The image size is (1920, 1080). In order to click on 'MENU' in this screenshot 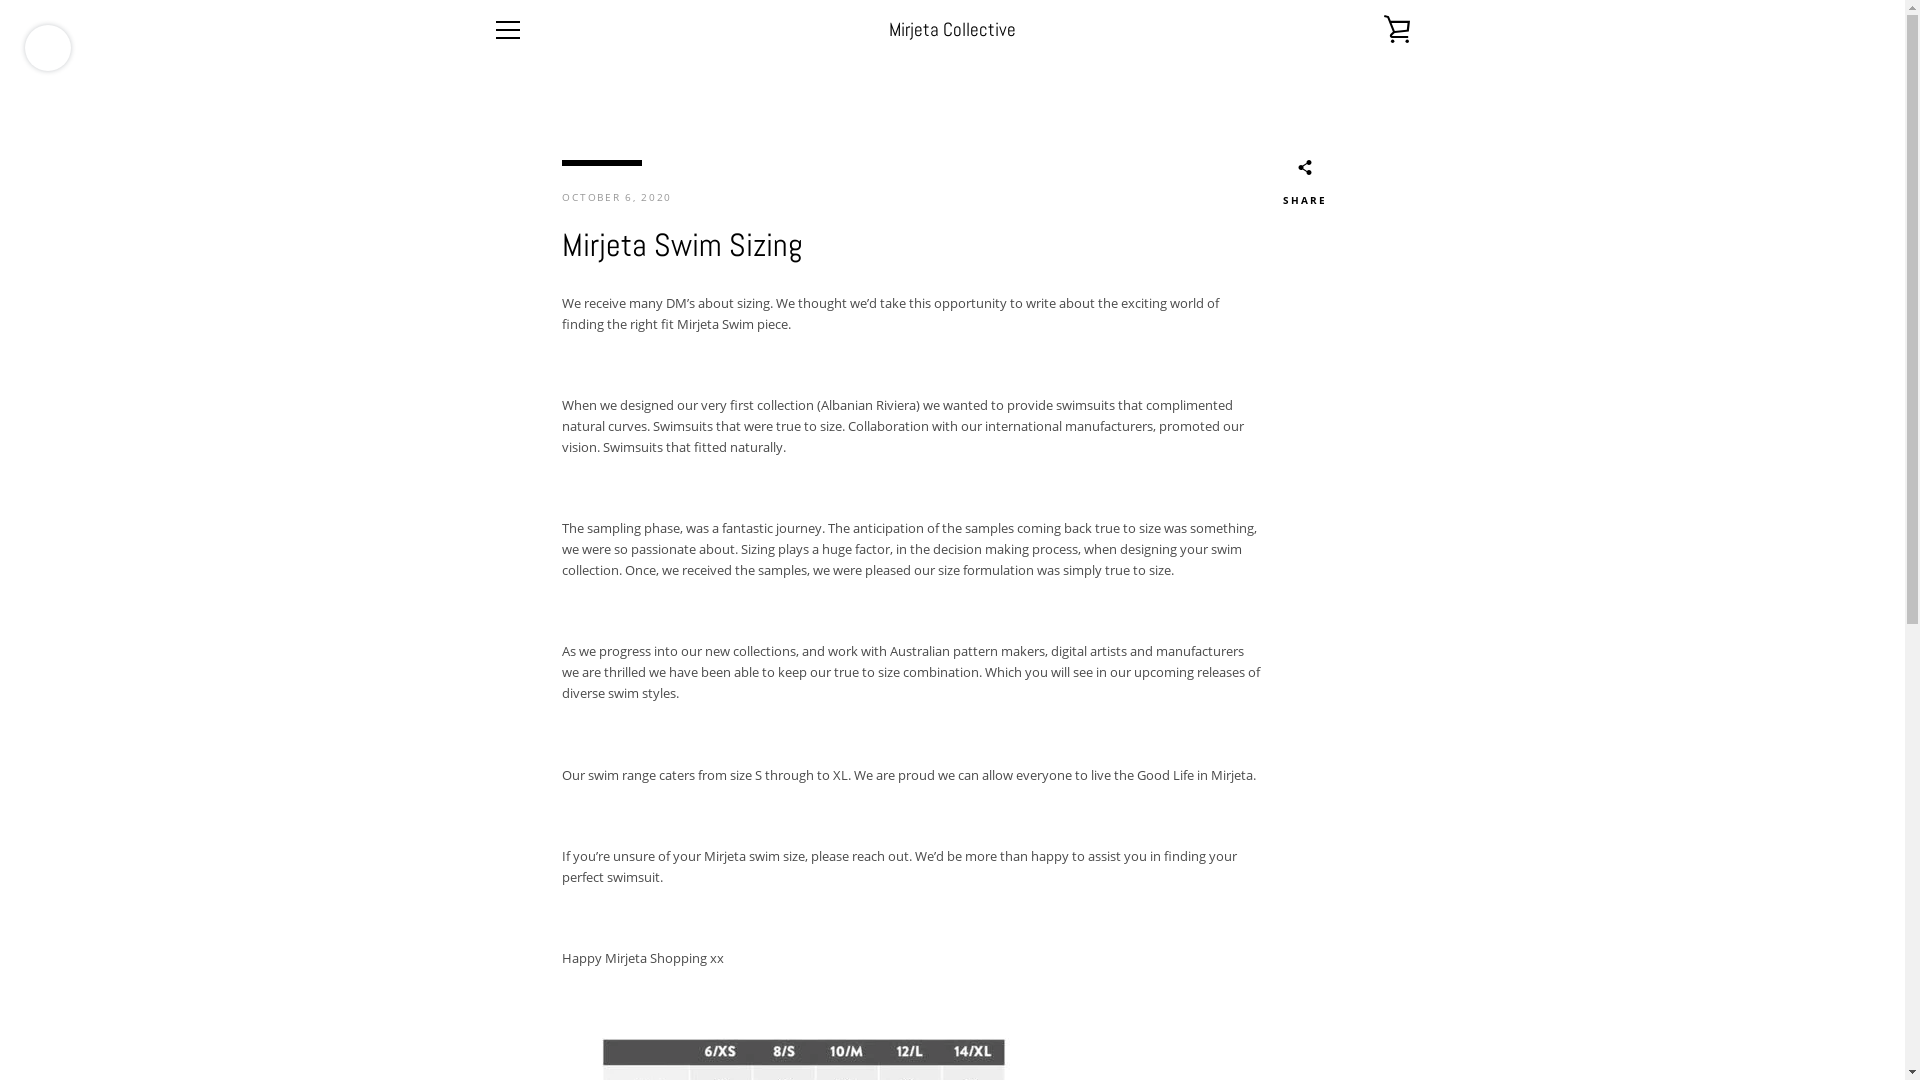, I will do `click(507, 30)`.